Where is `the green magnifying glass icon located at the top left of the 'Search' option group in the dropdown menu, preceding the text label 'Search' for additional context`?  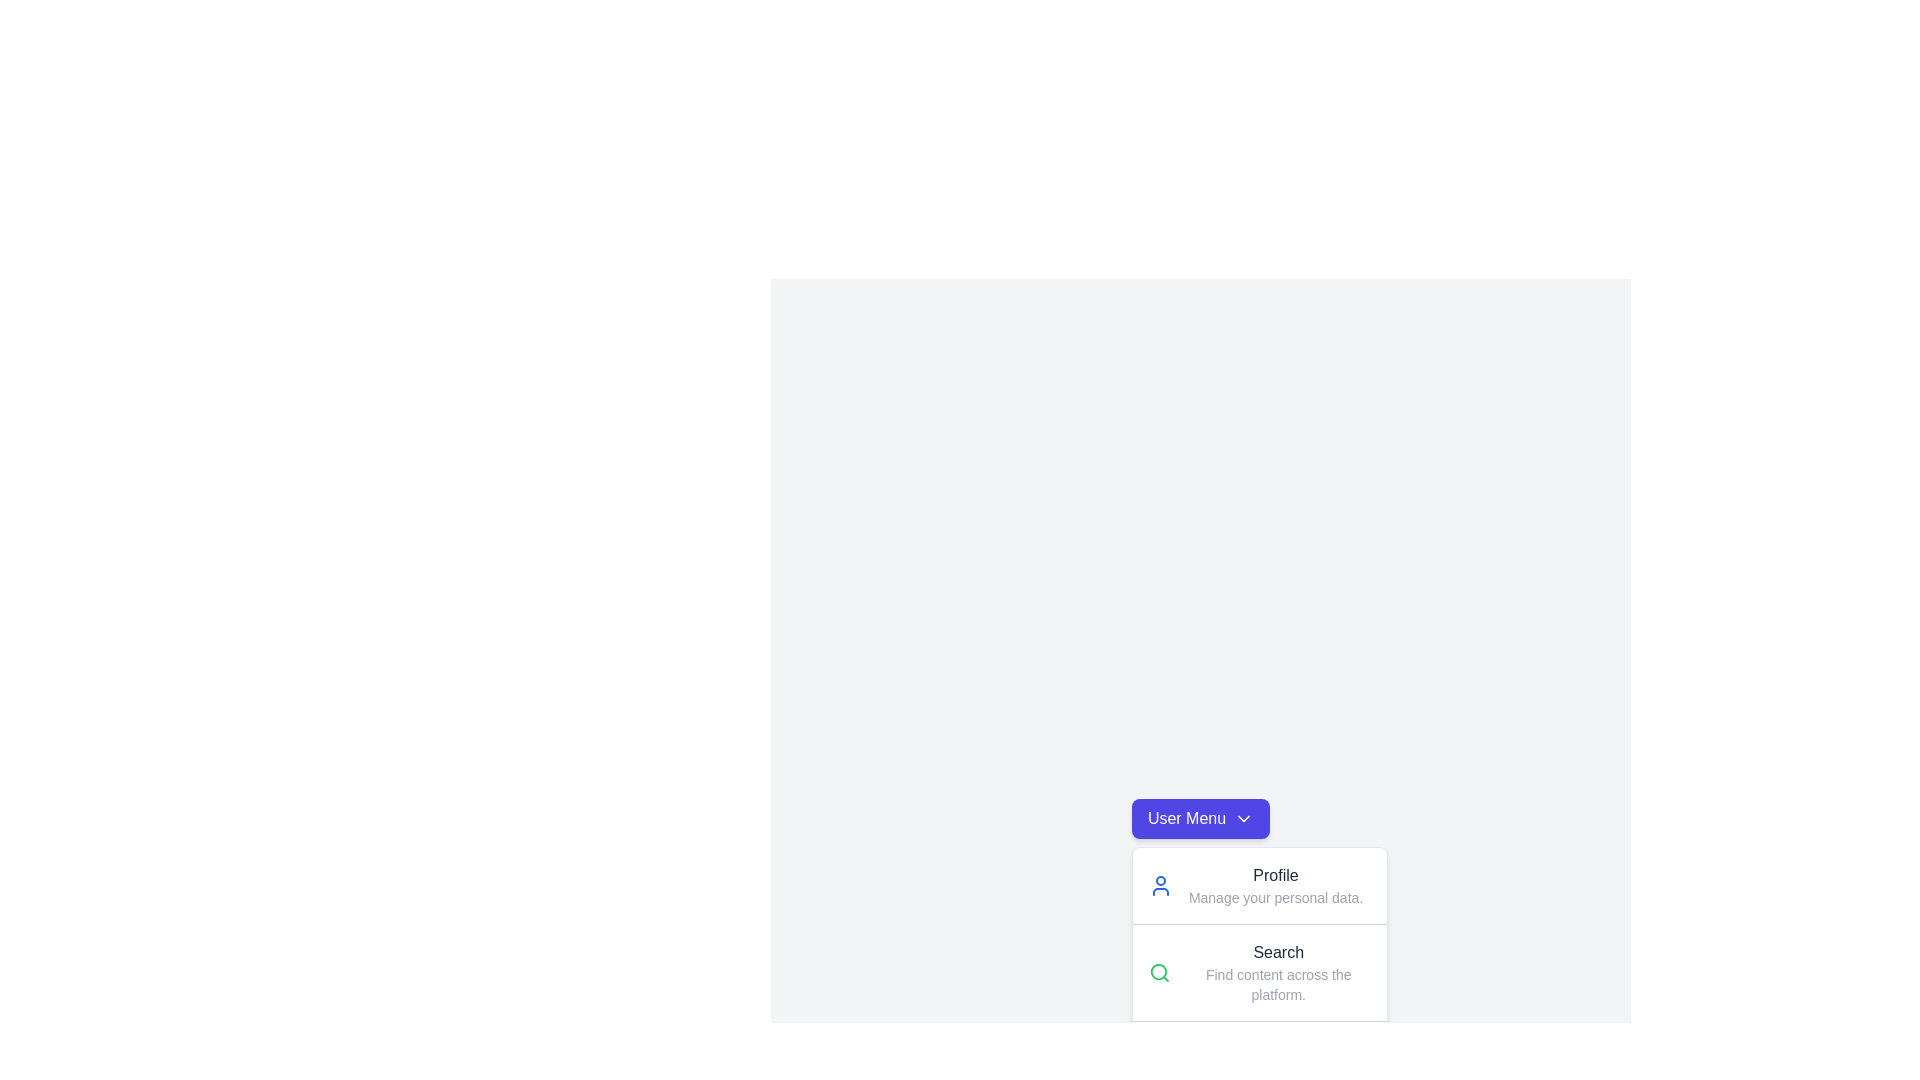 the green magnifying glass icon located at the top left of the 'Search' option group in the dropdown menu, preceding the text label 'Search' for additional context is located at coordinates (1159, 971).